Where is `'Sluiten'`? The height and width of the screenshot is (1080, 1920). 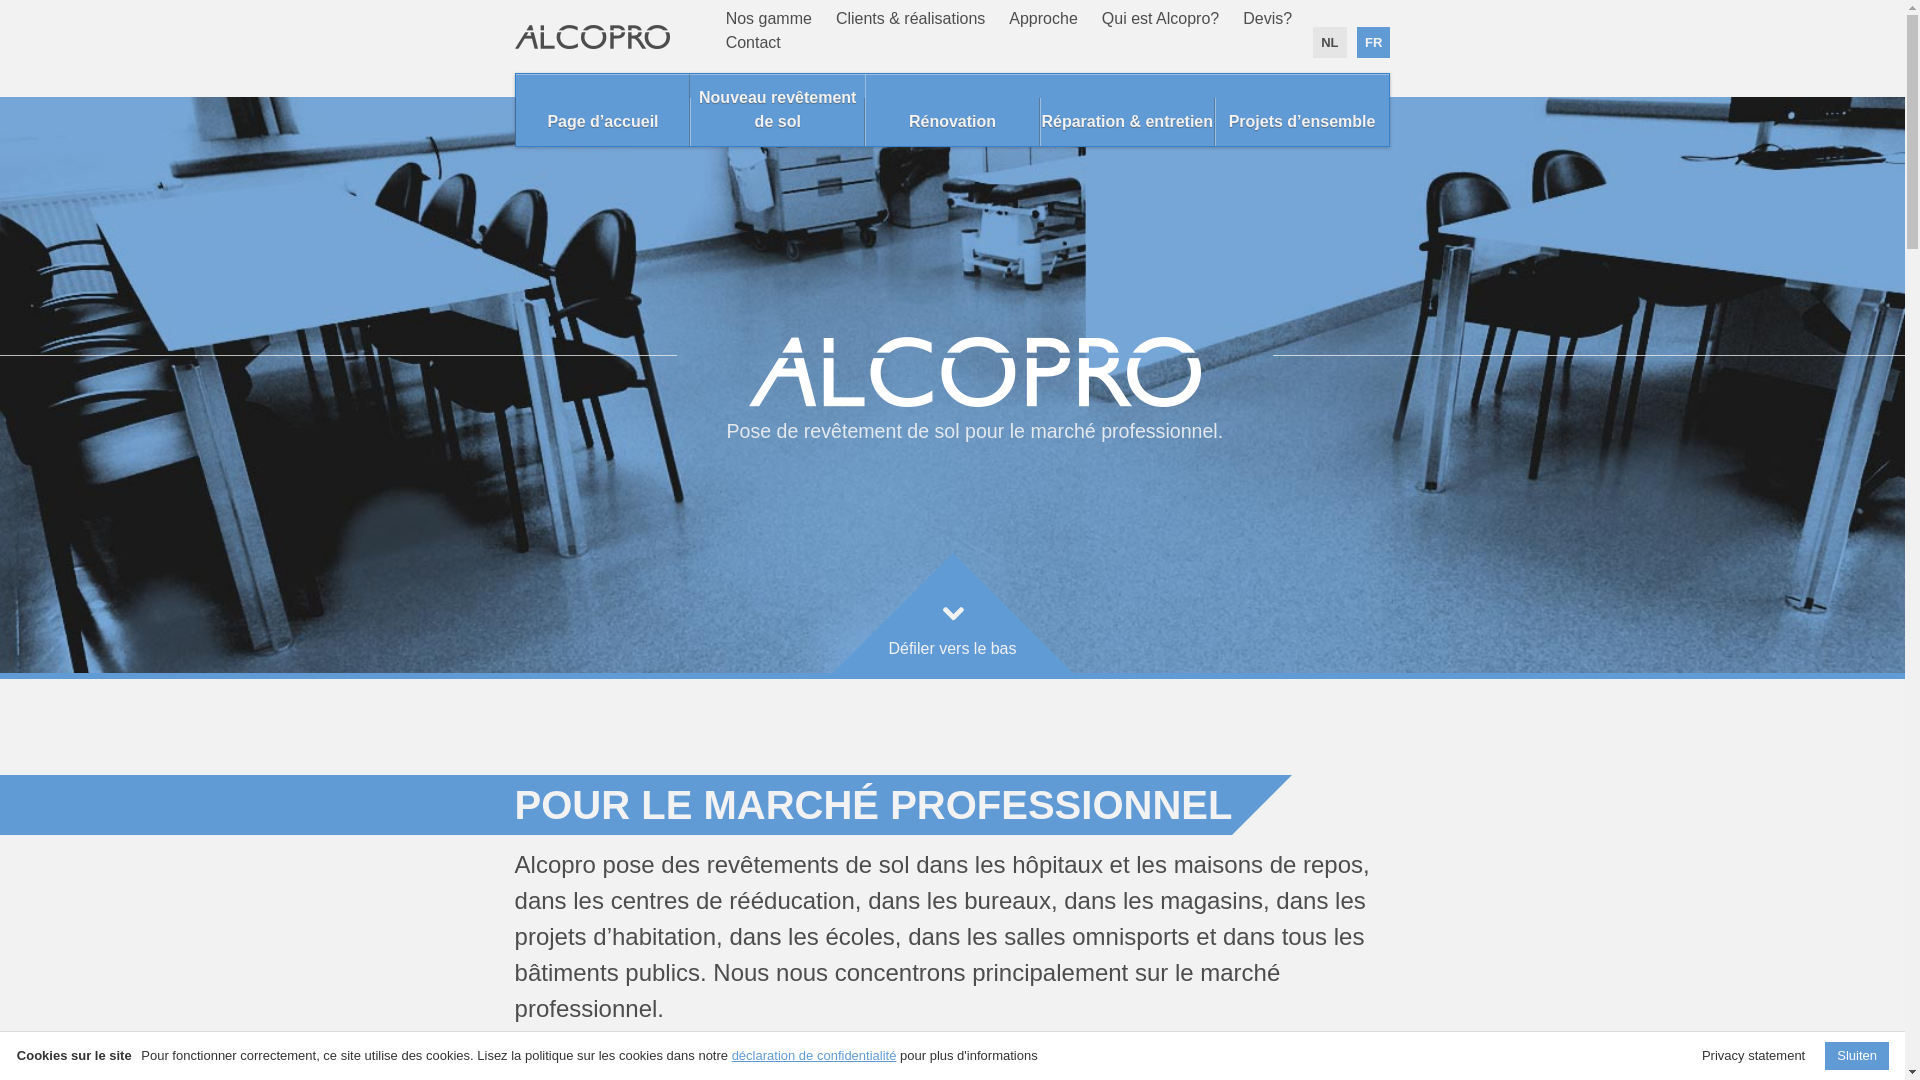
'Sluiten' is located at coordinates (1856, 1055).